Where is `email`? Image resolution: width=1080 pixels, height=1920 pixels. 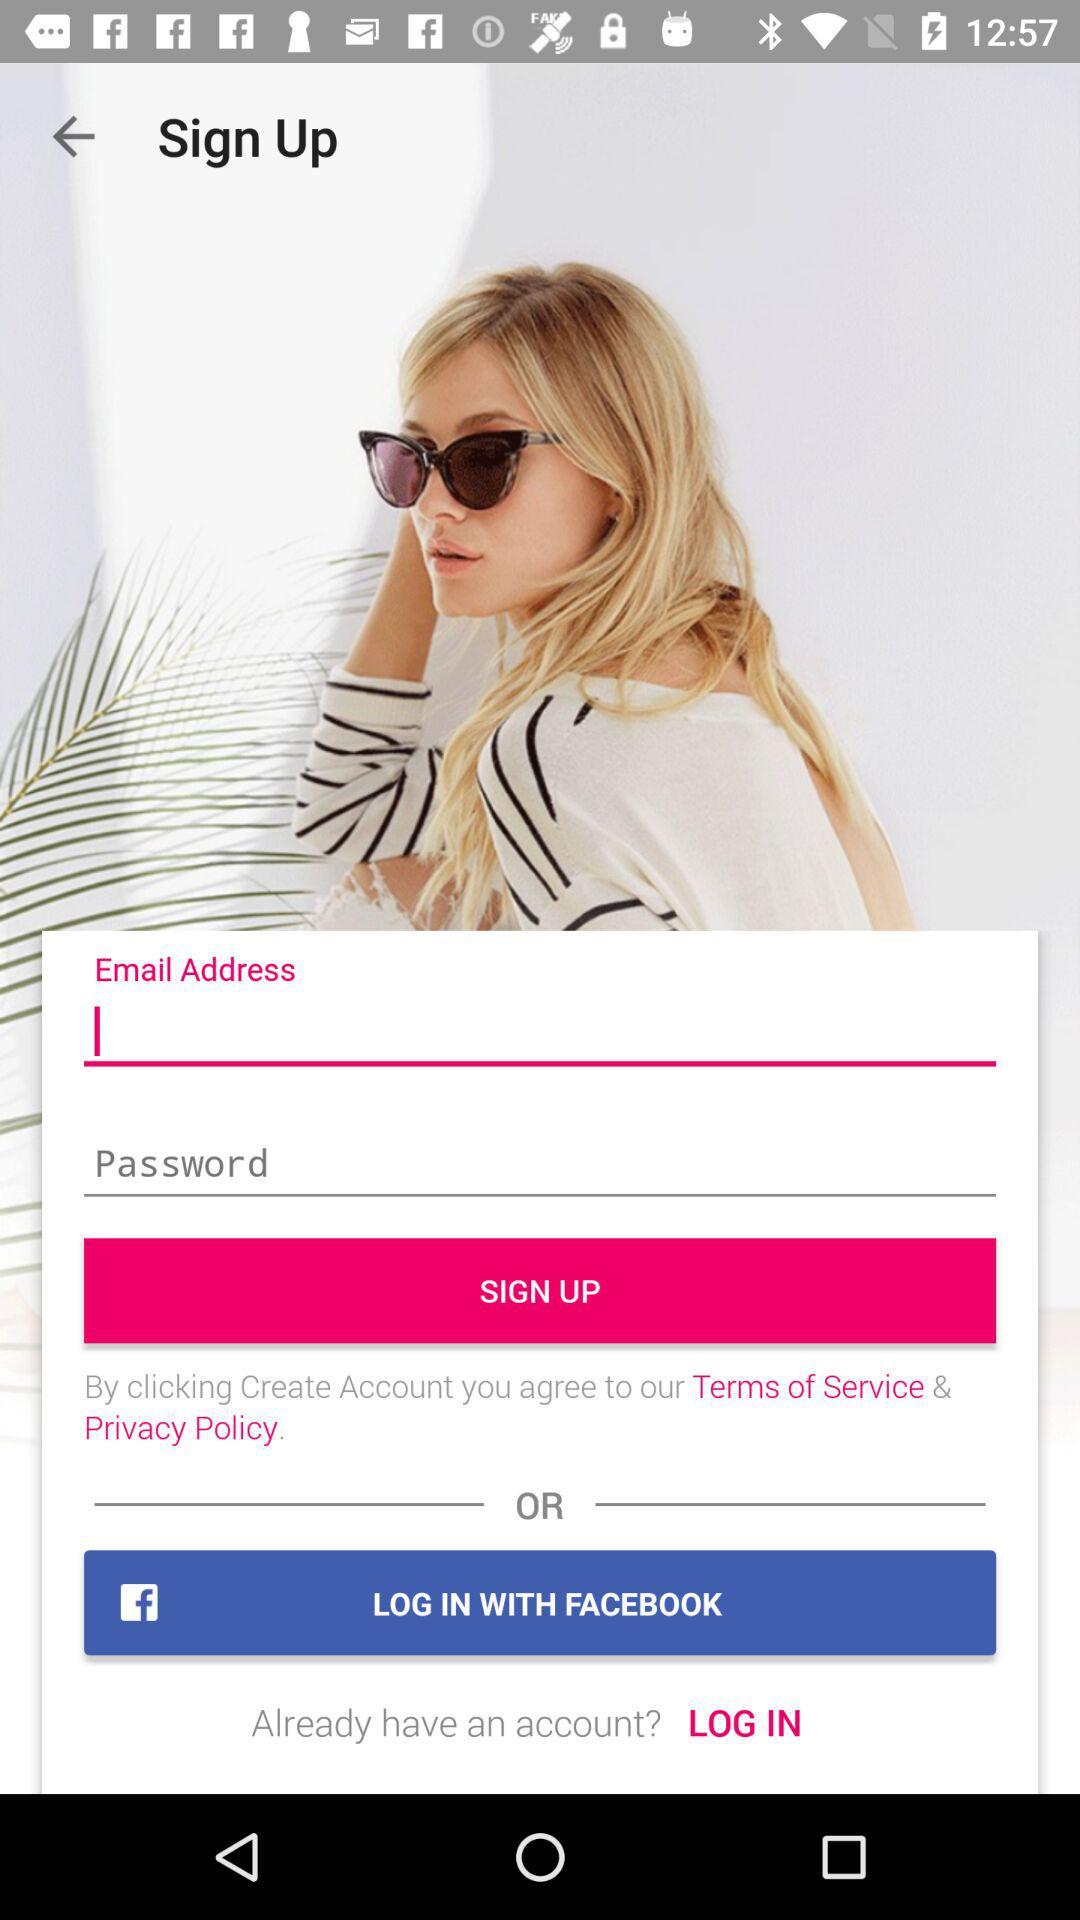
email is located at coordinates (540, 1032).